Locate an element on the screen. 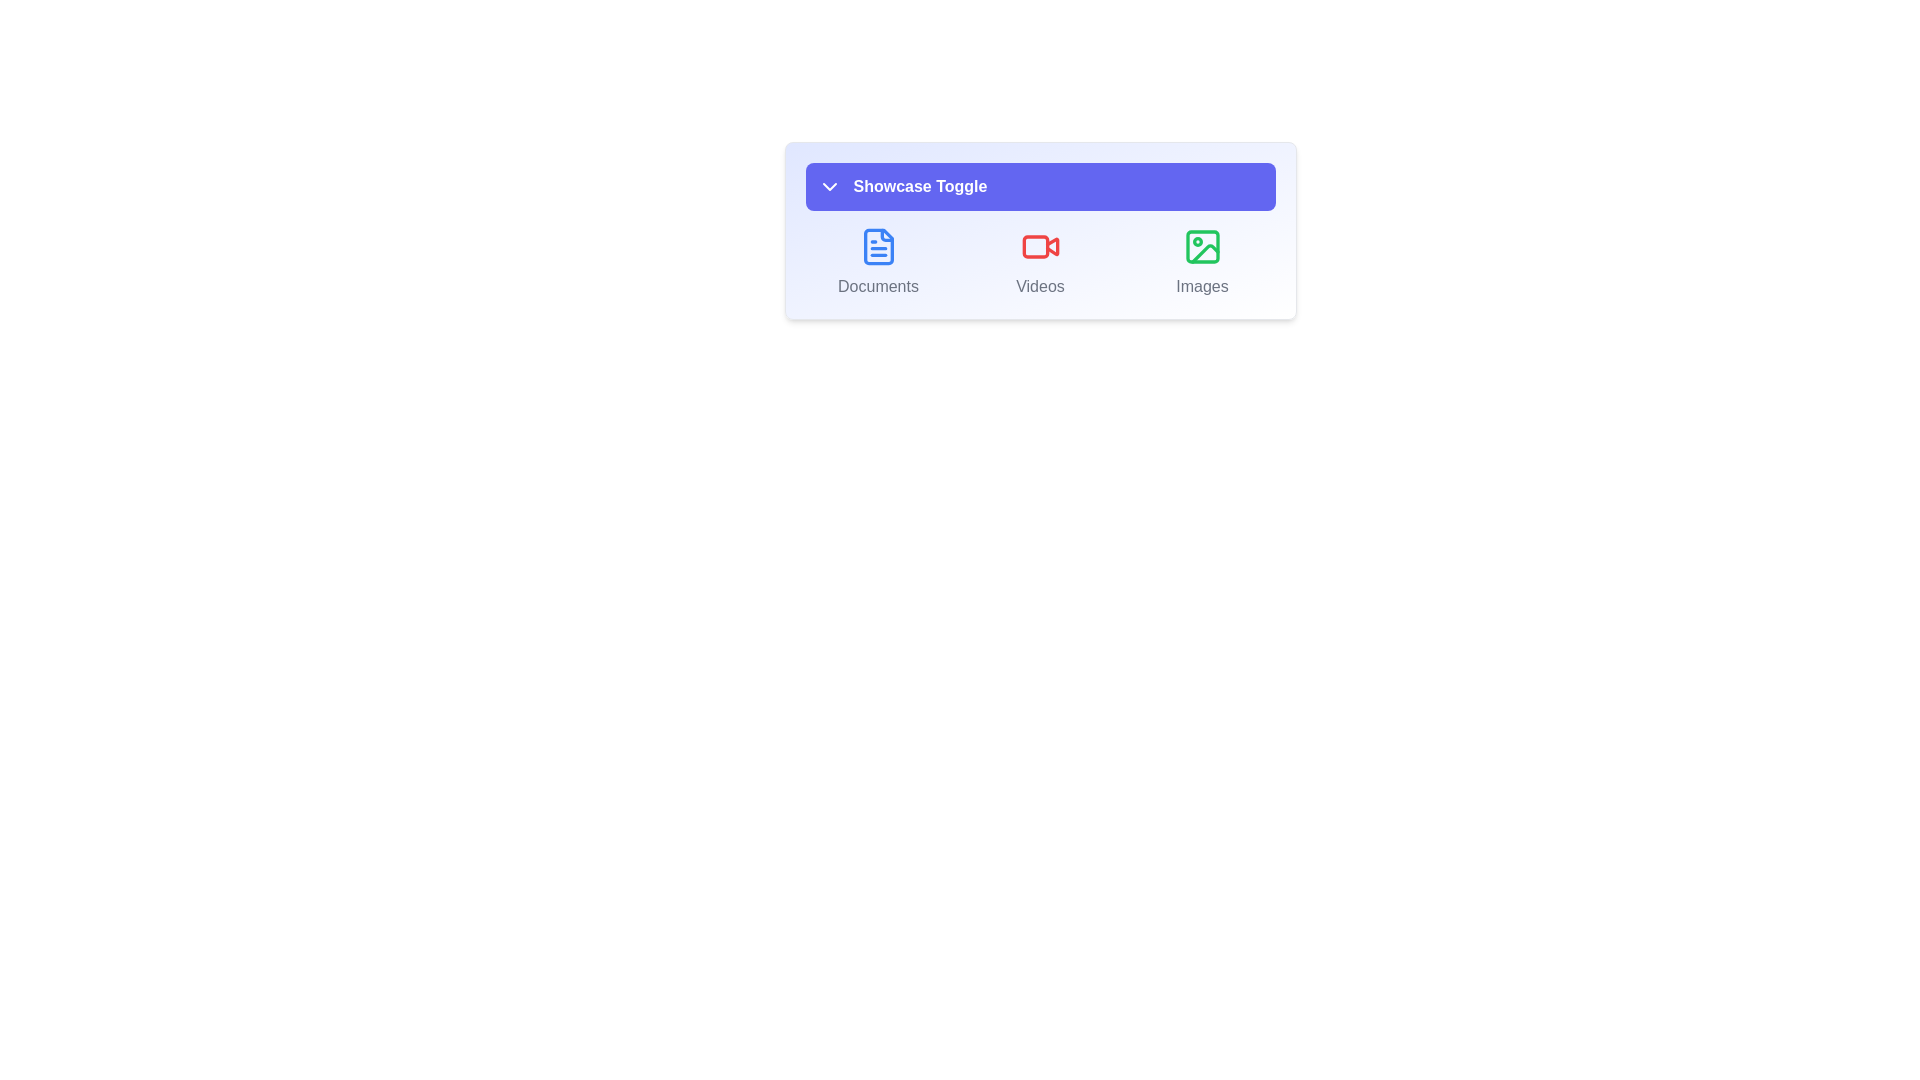 The height and width of the screenshot is (1080, 1920). the central icon representing video features, located within the 'Videos' section of the icon row, to interact with the video feature is located at coordinates (1051, 245).